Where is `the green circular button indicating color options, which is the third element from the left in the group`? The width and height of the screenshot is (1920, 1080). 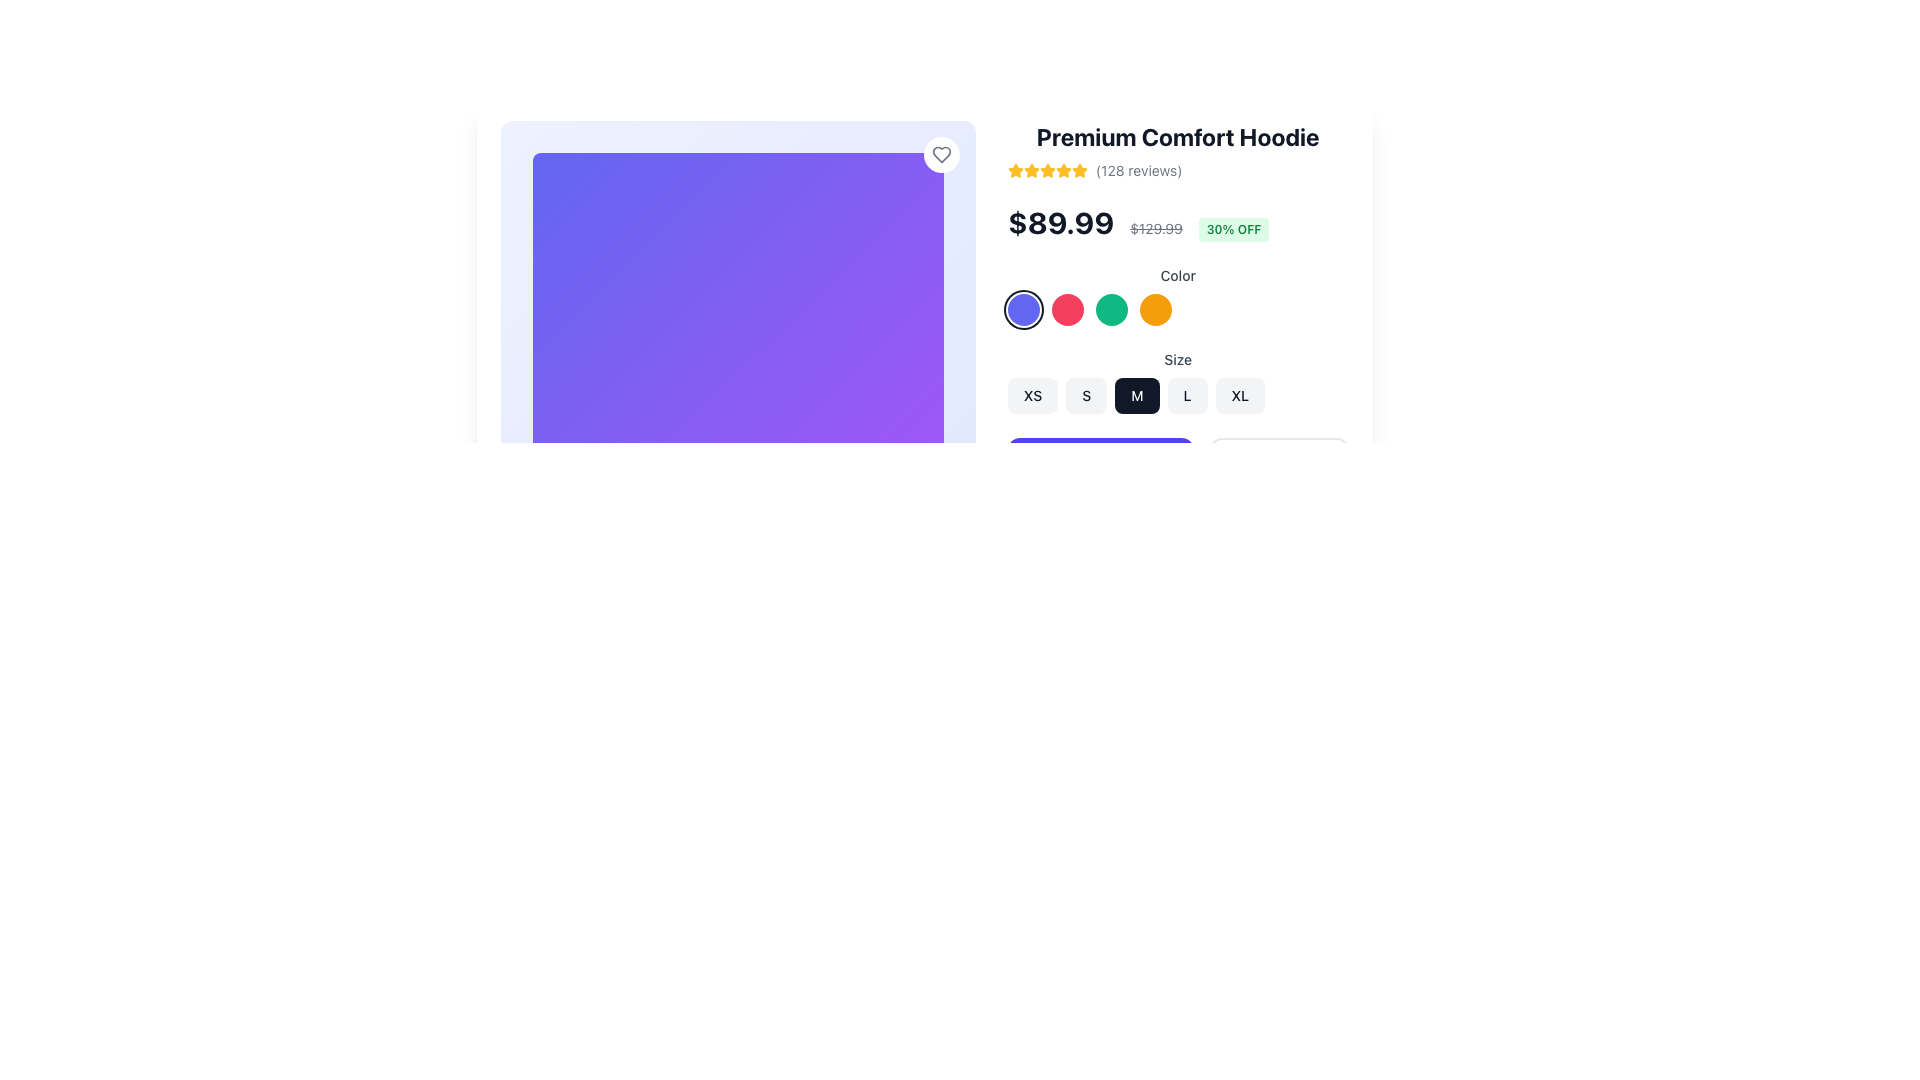 the green circular button indicating color options, which is the third element from the left in the group is located at coordinates (1110, 309).